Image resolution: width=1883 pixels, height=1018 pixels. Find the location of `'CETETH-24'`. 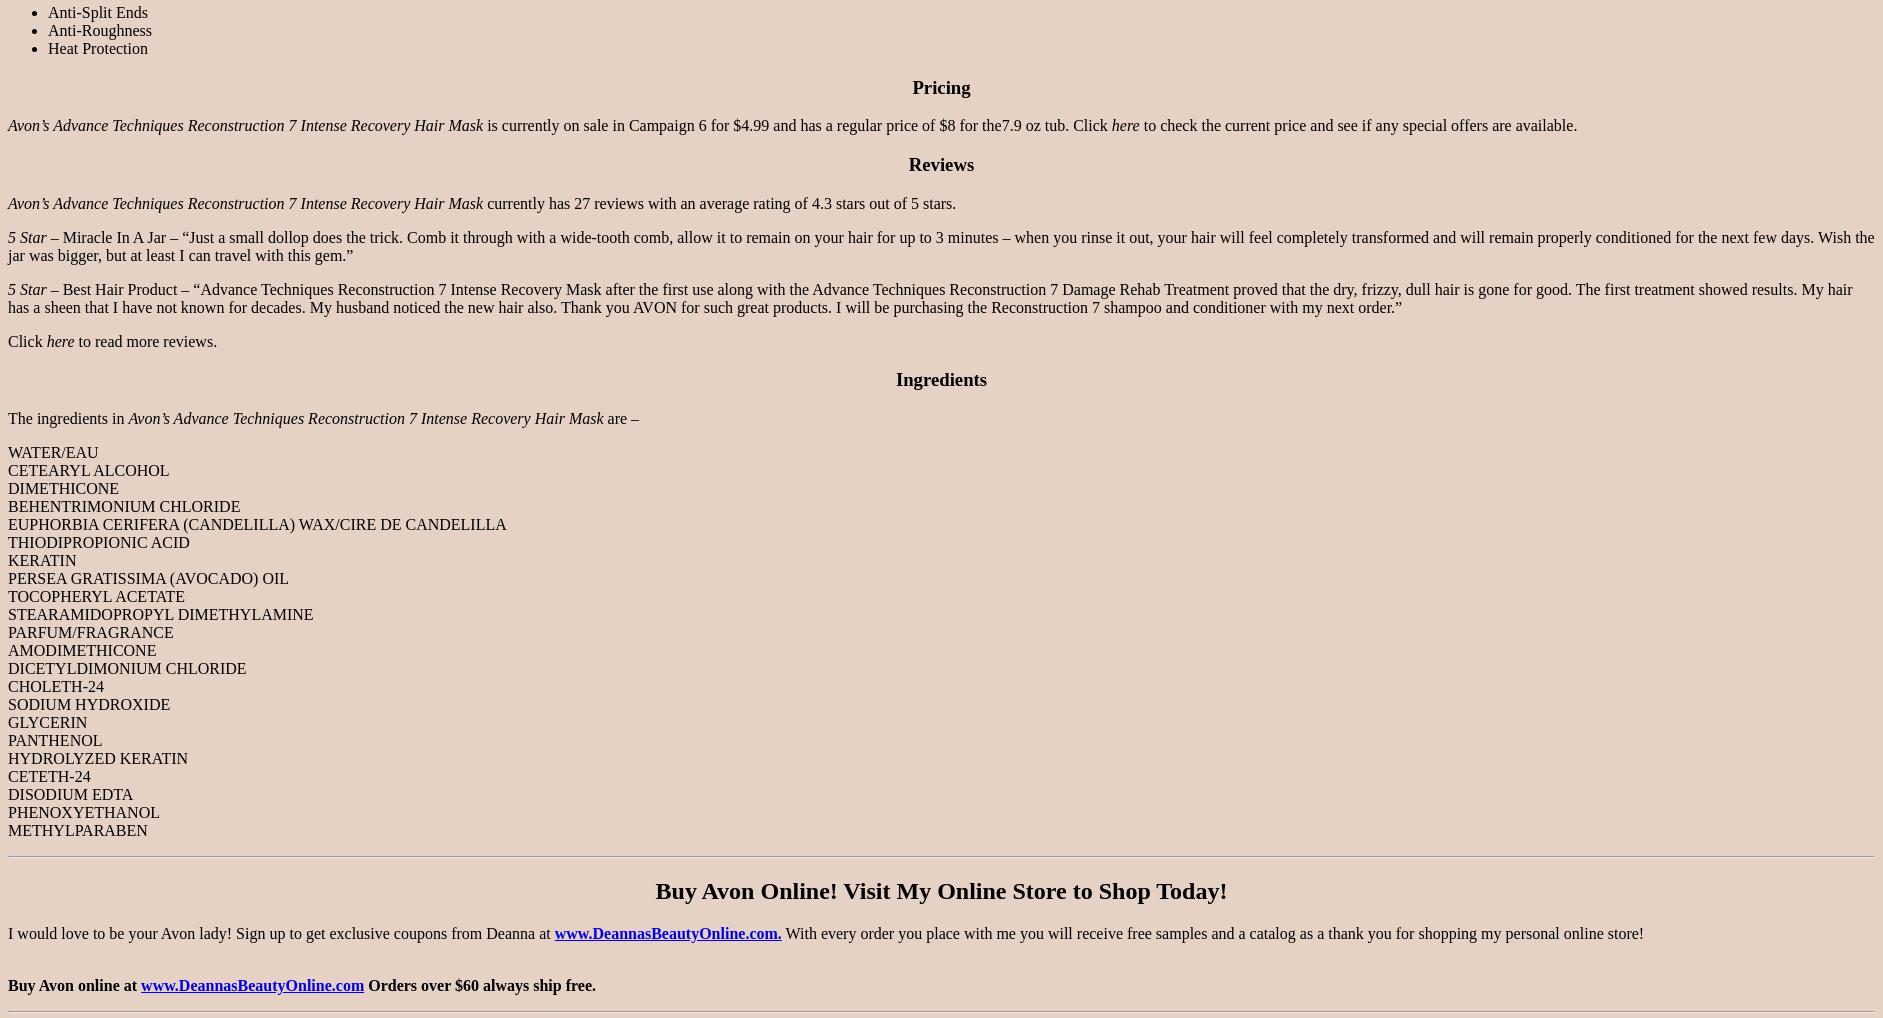

'CETETH-24' is located at coordinates (47, 776).